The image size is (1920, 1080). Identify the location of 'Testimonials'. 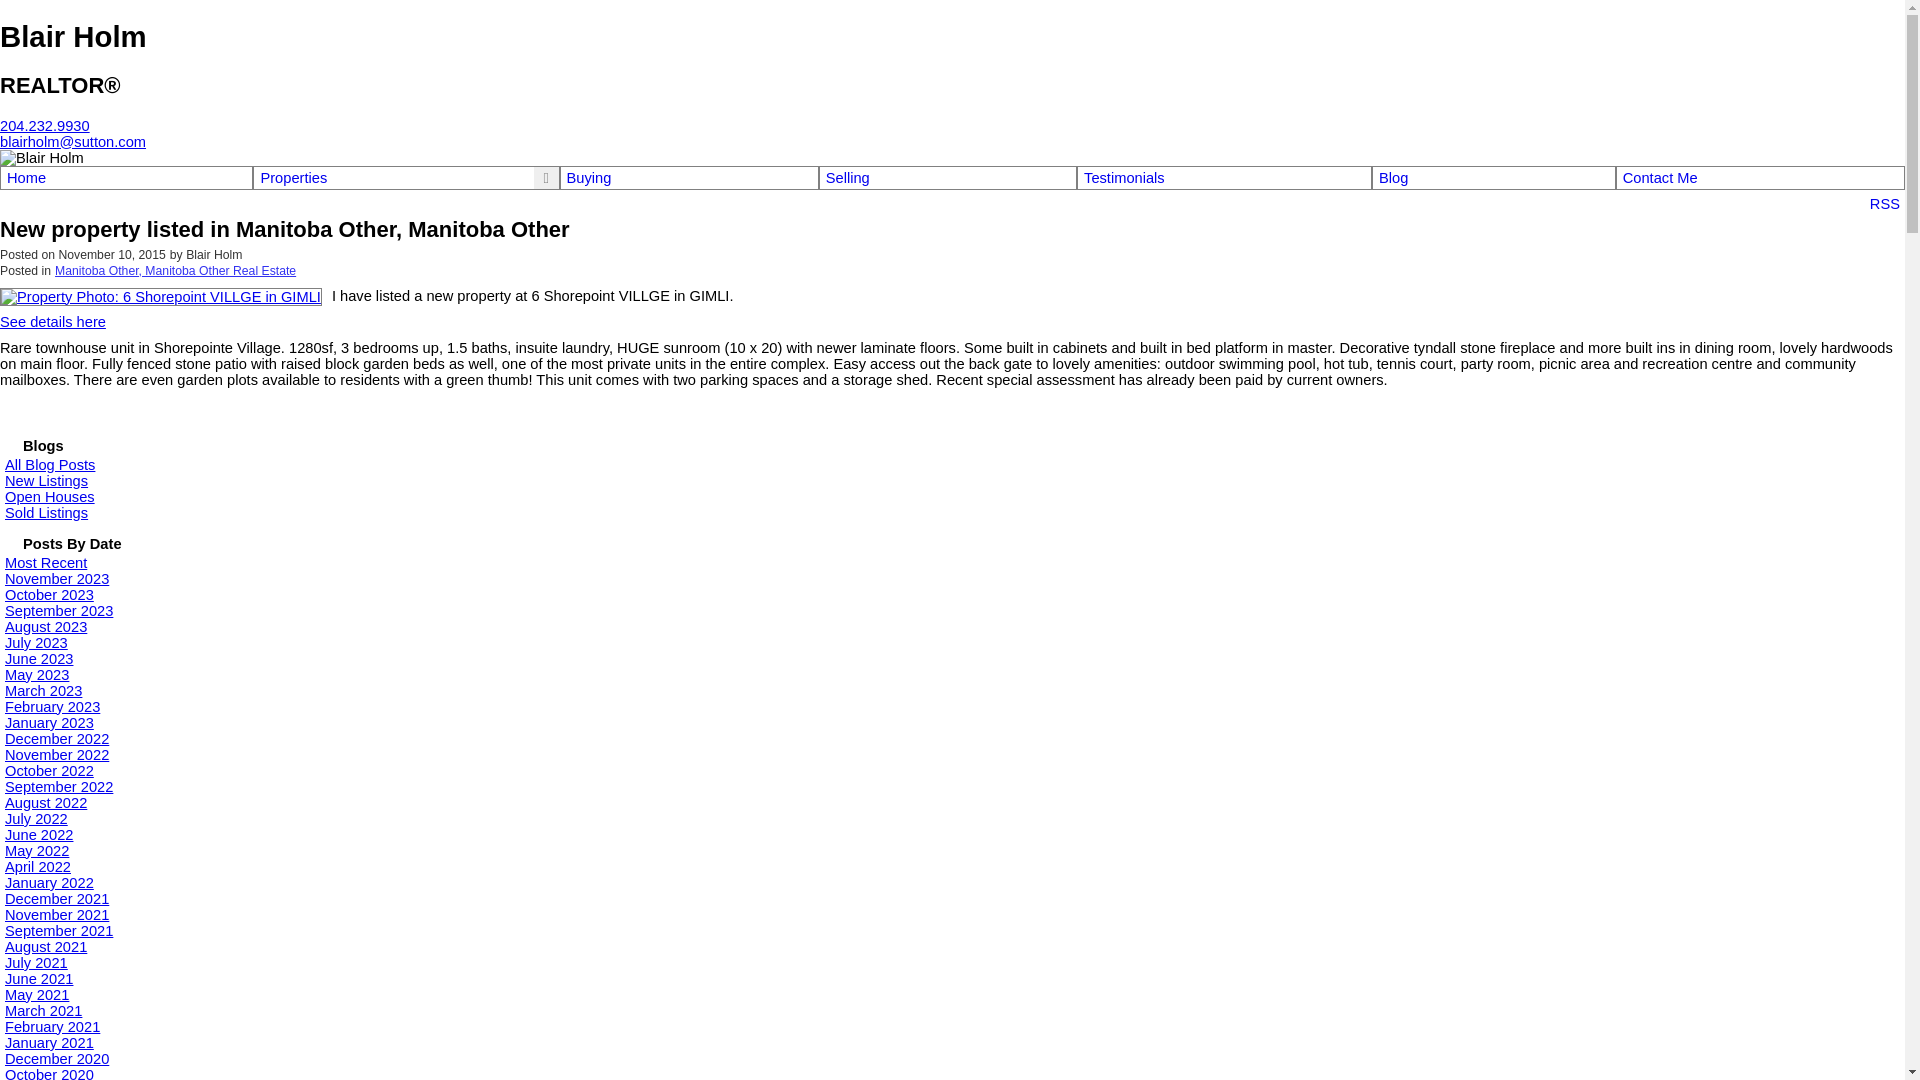
(1223, 176).